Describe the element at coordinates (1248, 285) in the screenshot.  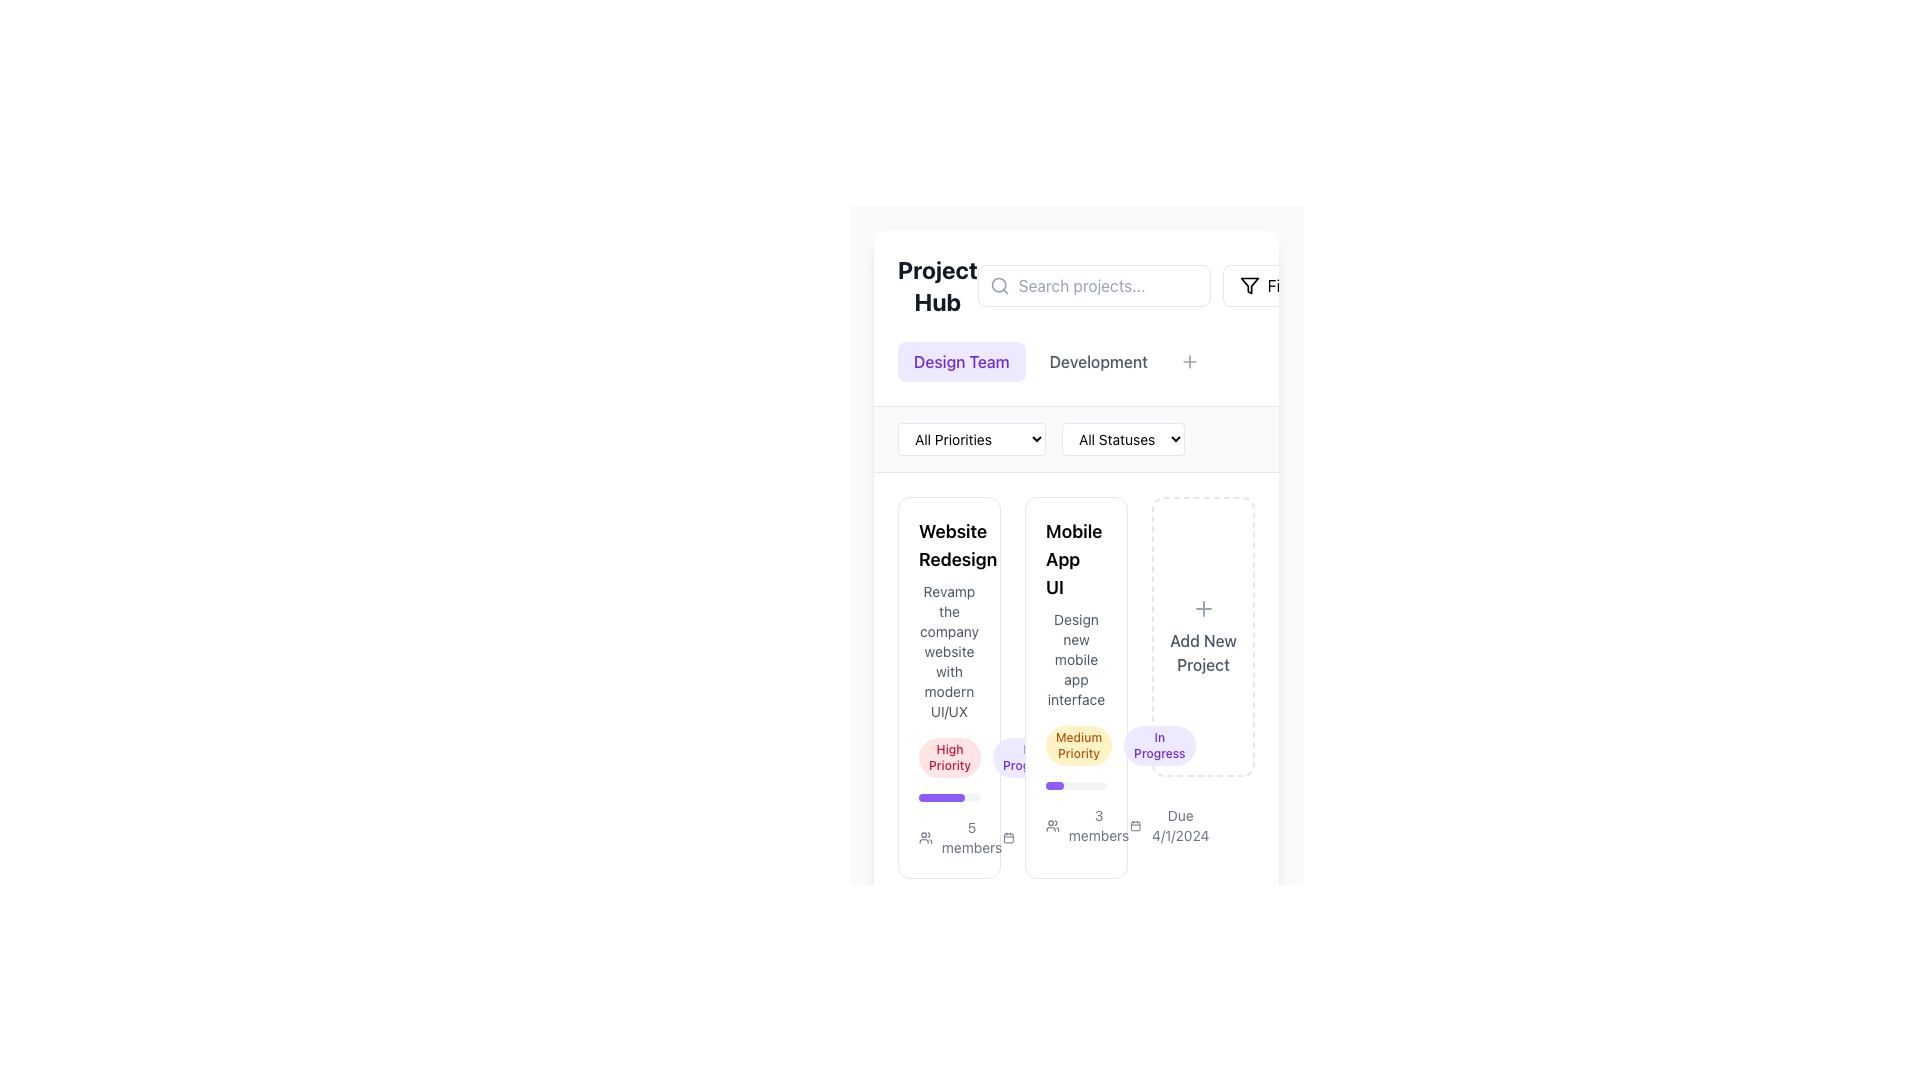
I see `the filter funnel icon located in the top right corner of the 'Filters' button, adjacent to the search bar` at that location.